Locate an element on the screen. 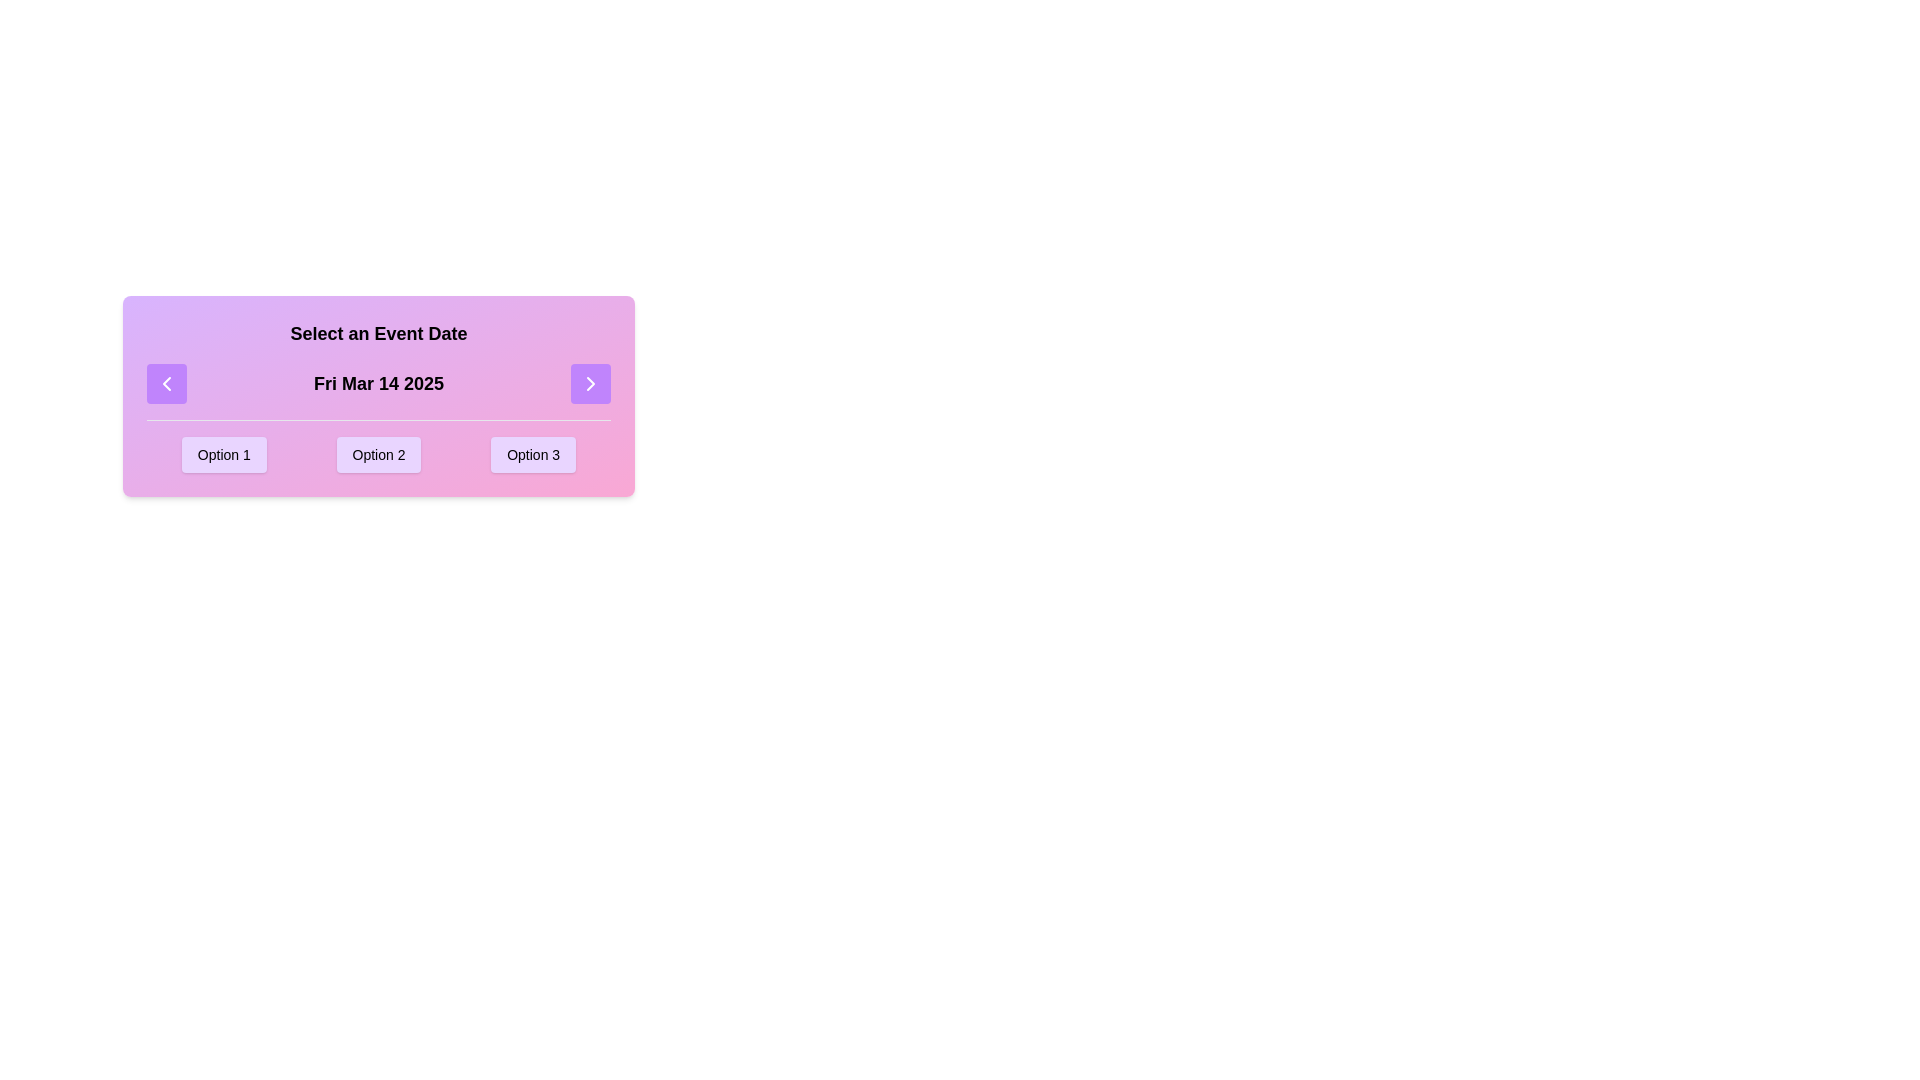 Image resolution: width=1920 pixels, height=1080 pixels. the 'Option 3' button, which is a rectangular button with a light purple background, located on the rightmost side of three similar options is located at coordinates (533, 455).